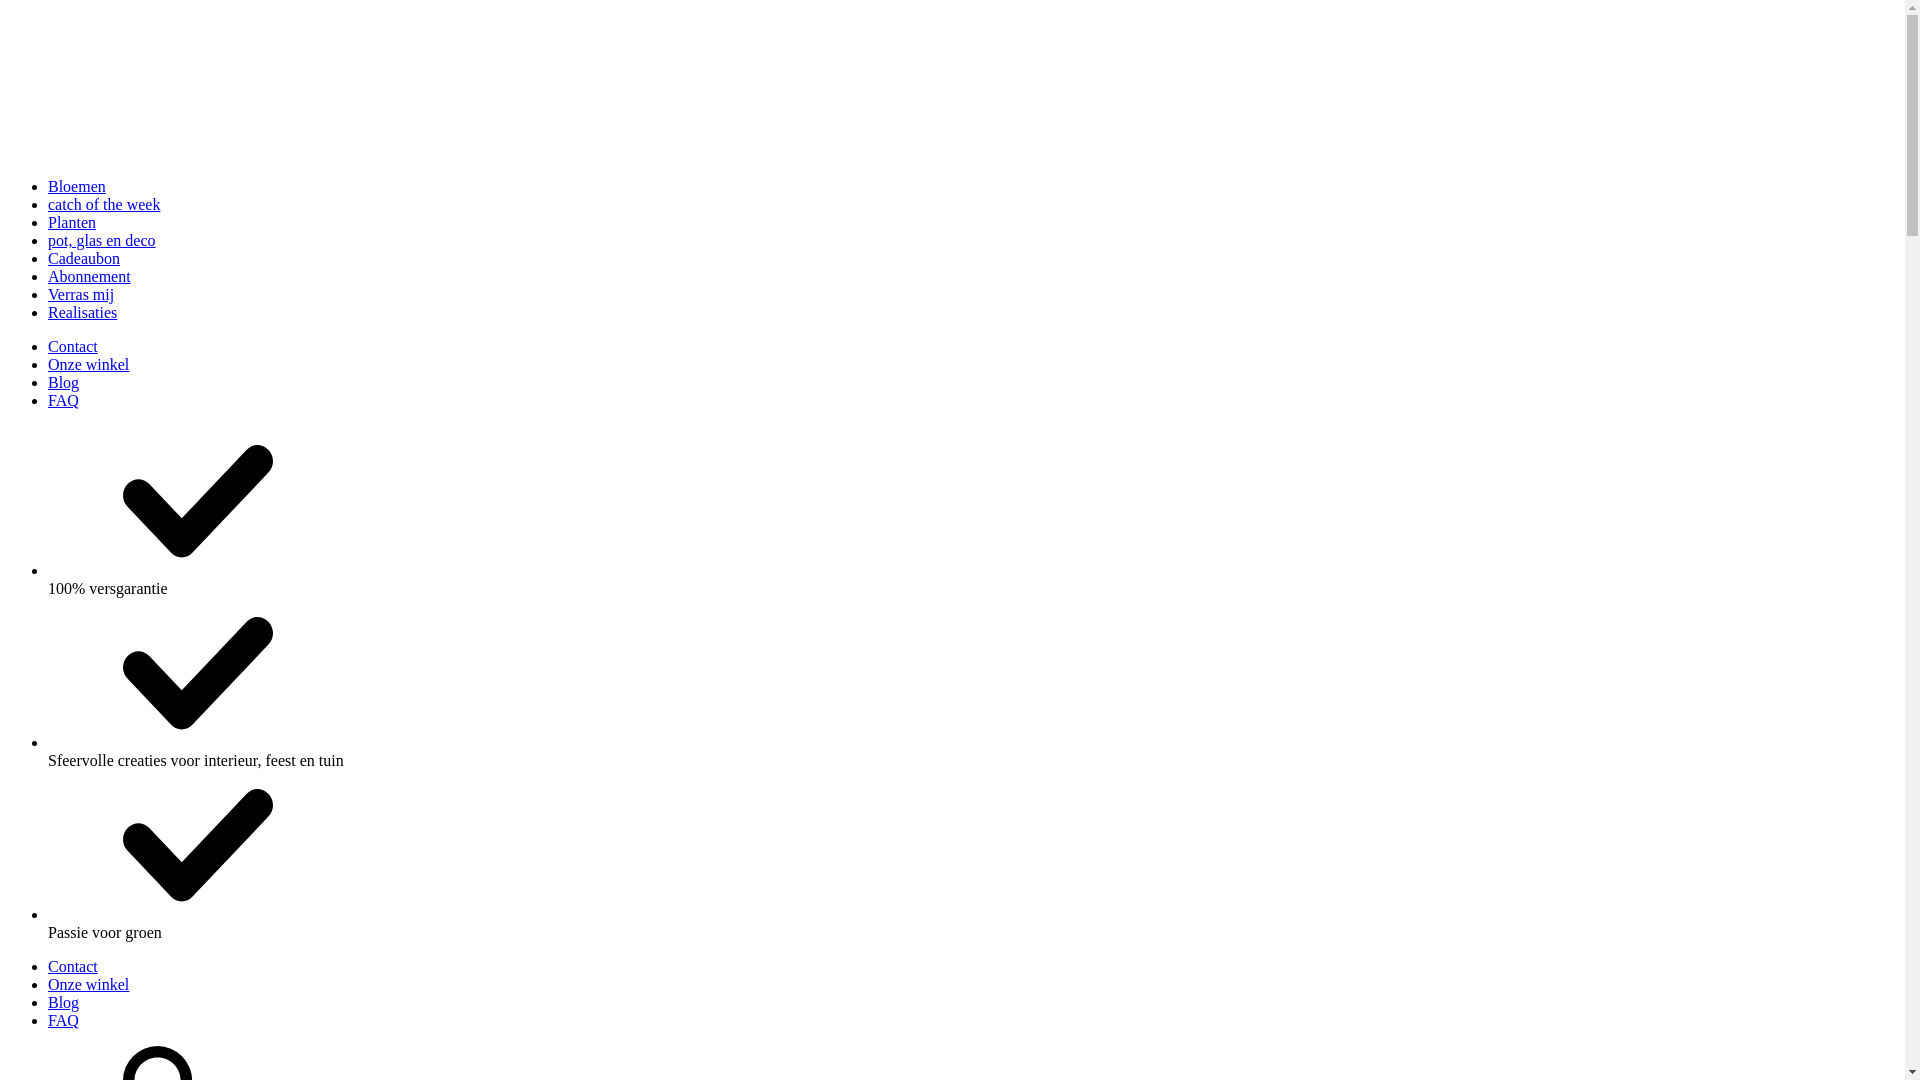 Image resolution: width=1920 pixels, height=1080 pixels. What do you see at coordinates (82, 257) in the screenshot?
I see `'Cadeaubon'` at bounding box center [82, 257].